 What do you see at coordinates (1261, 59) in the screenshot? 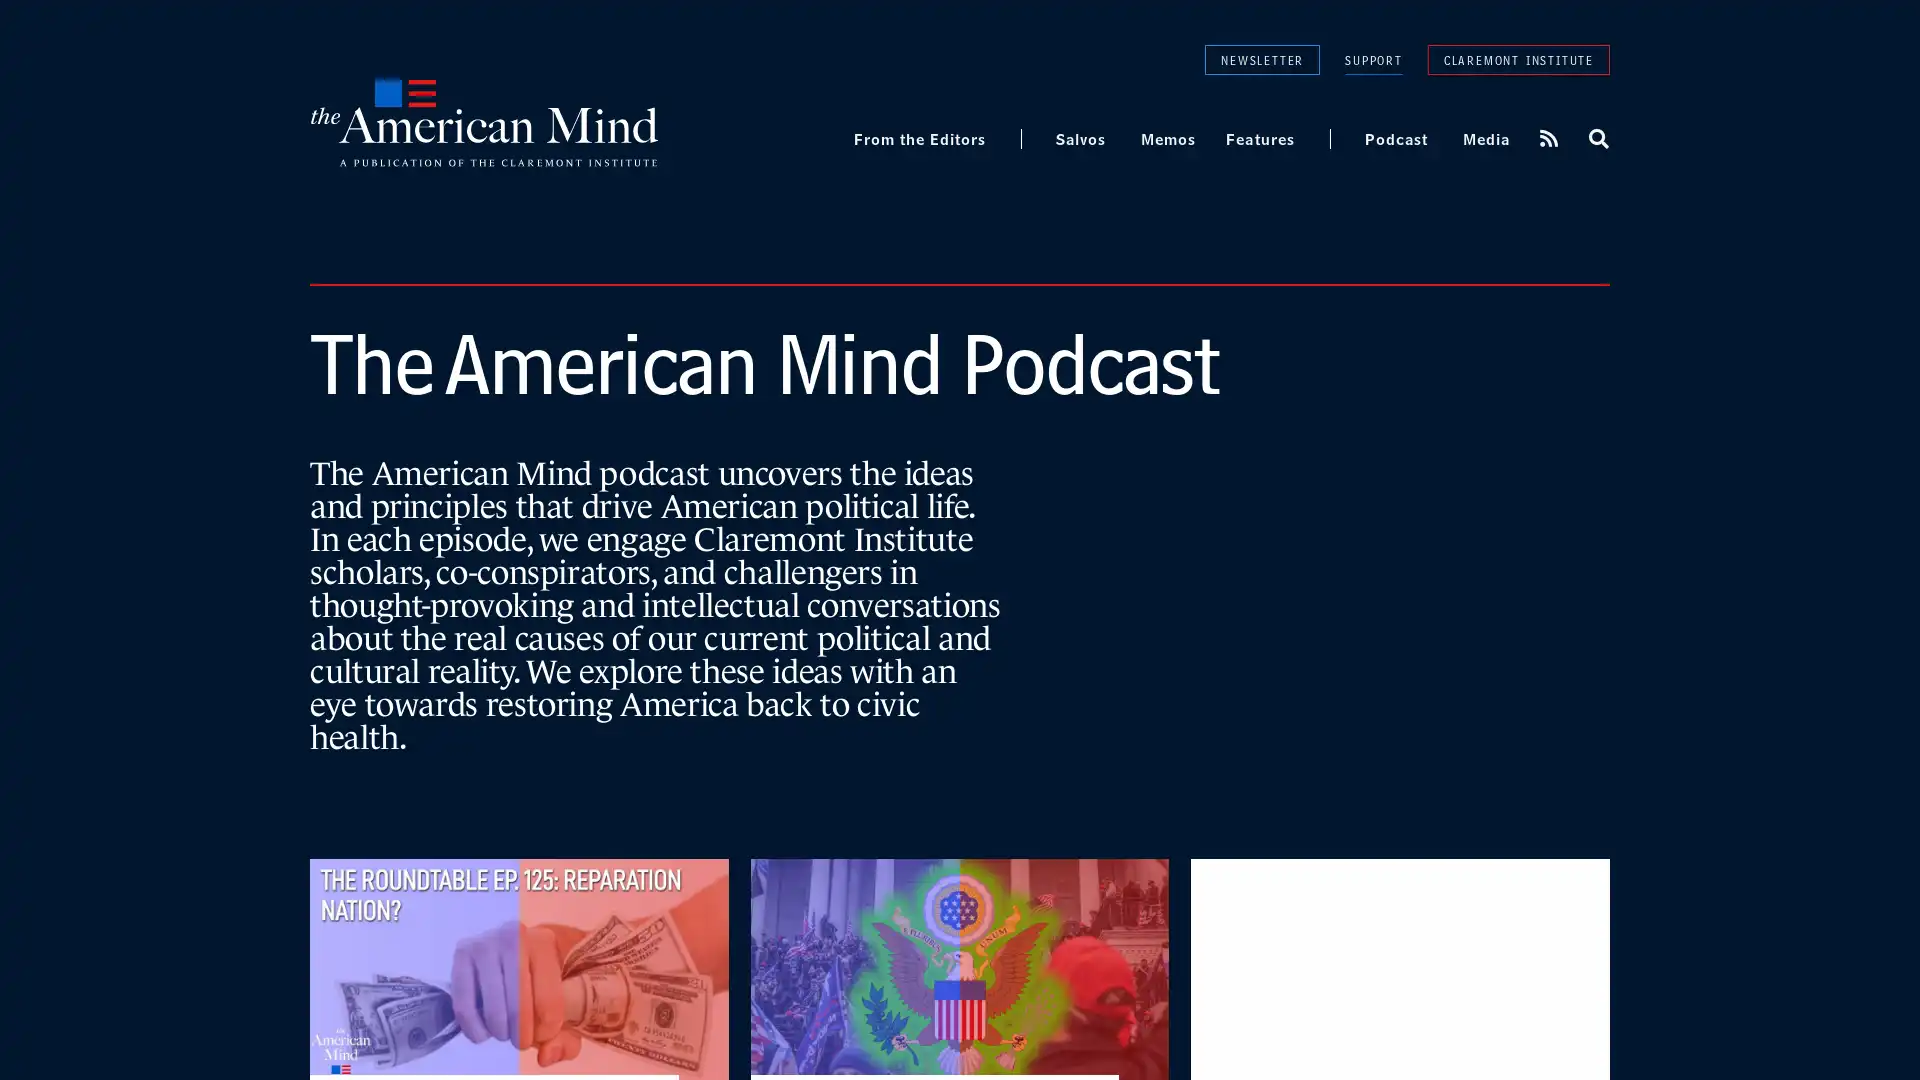
I see `newsletter` at bounding box center [1261, 59].